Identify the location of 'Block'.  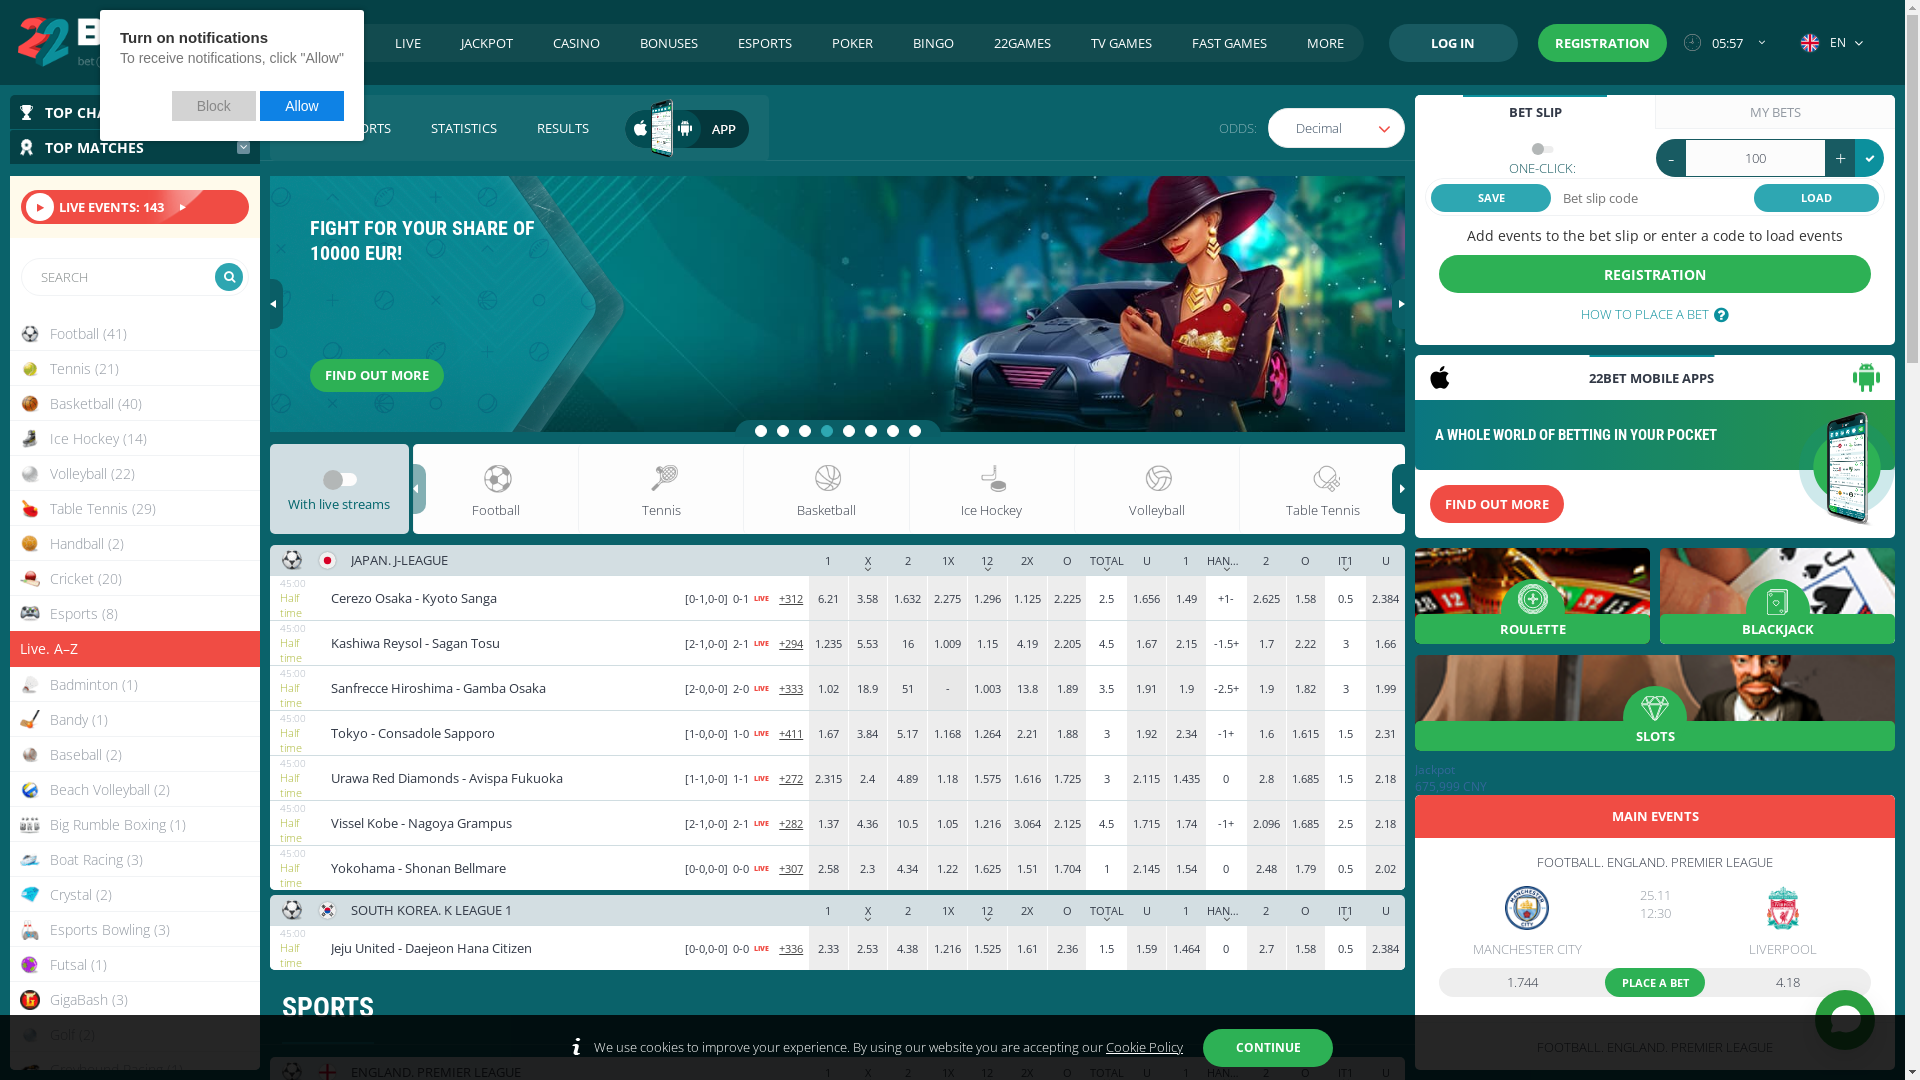
(172, 105).